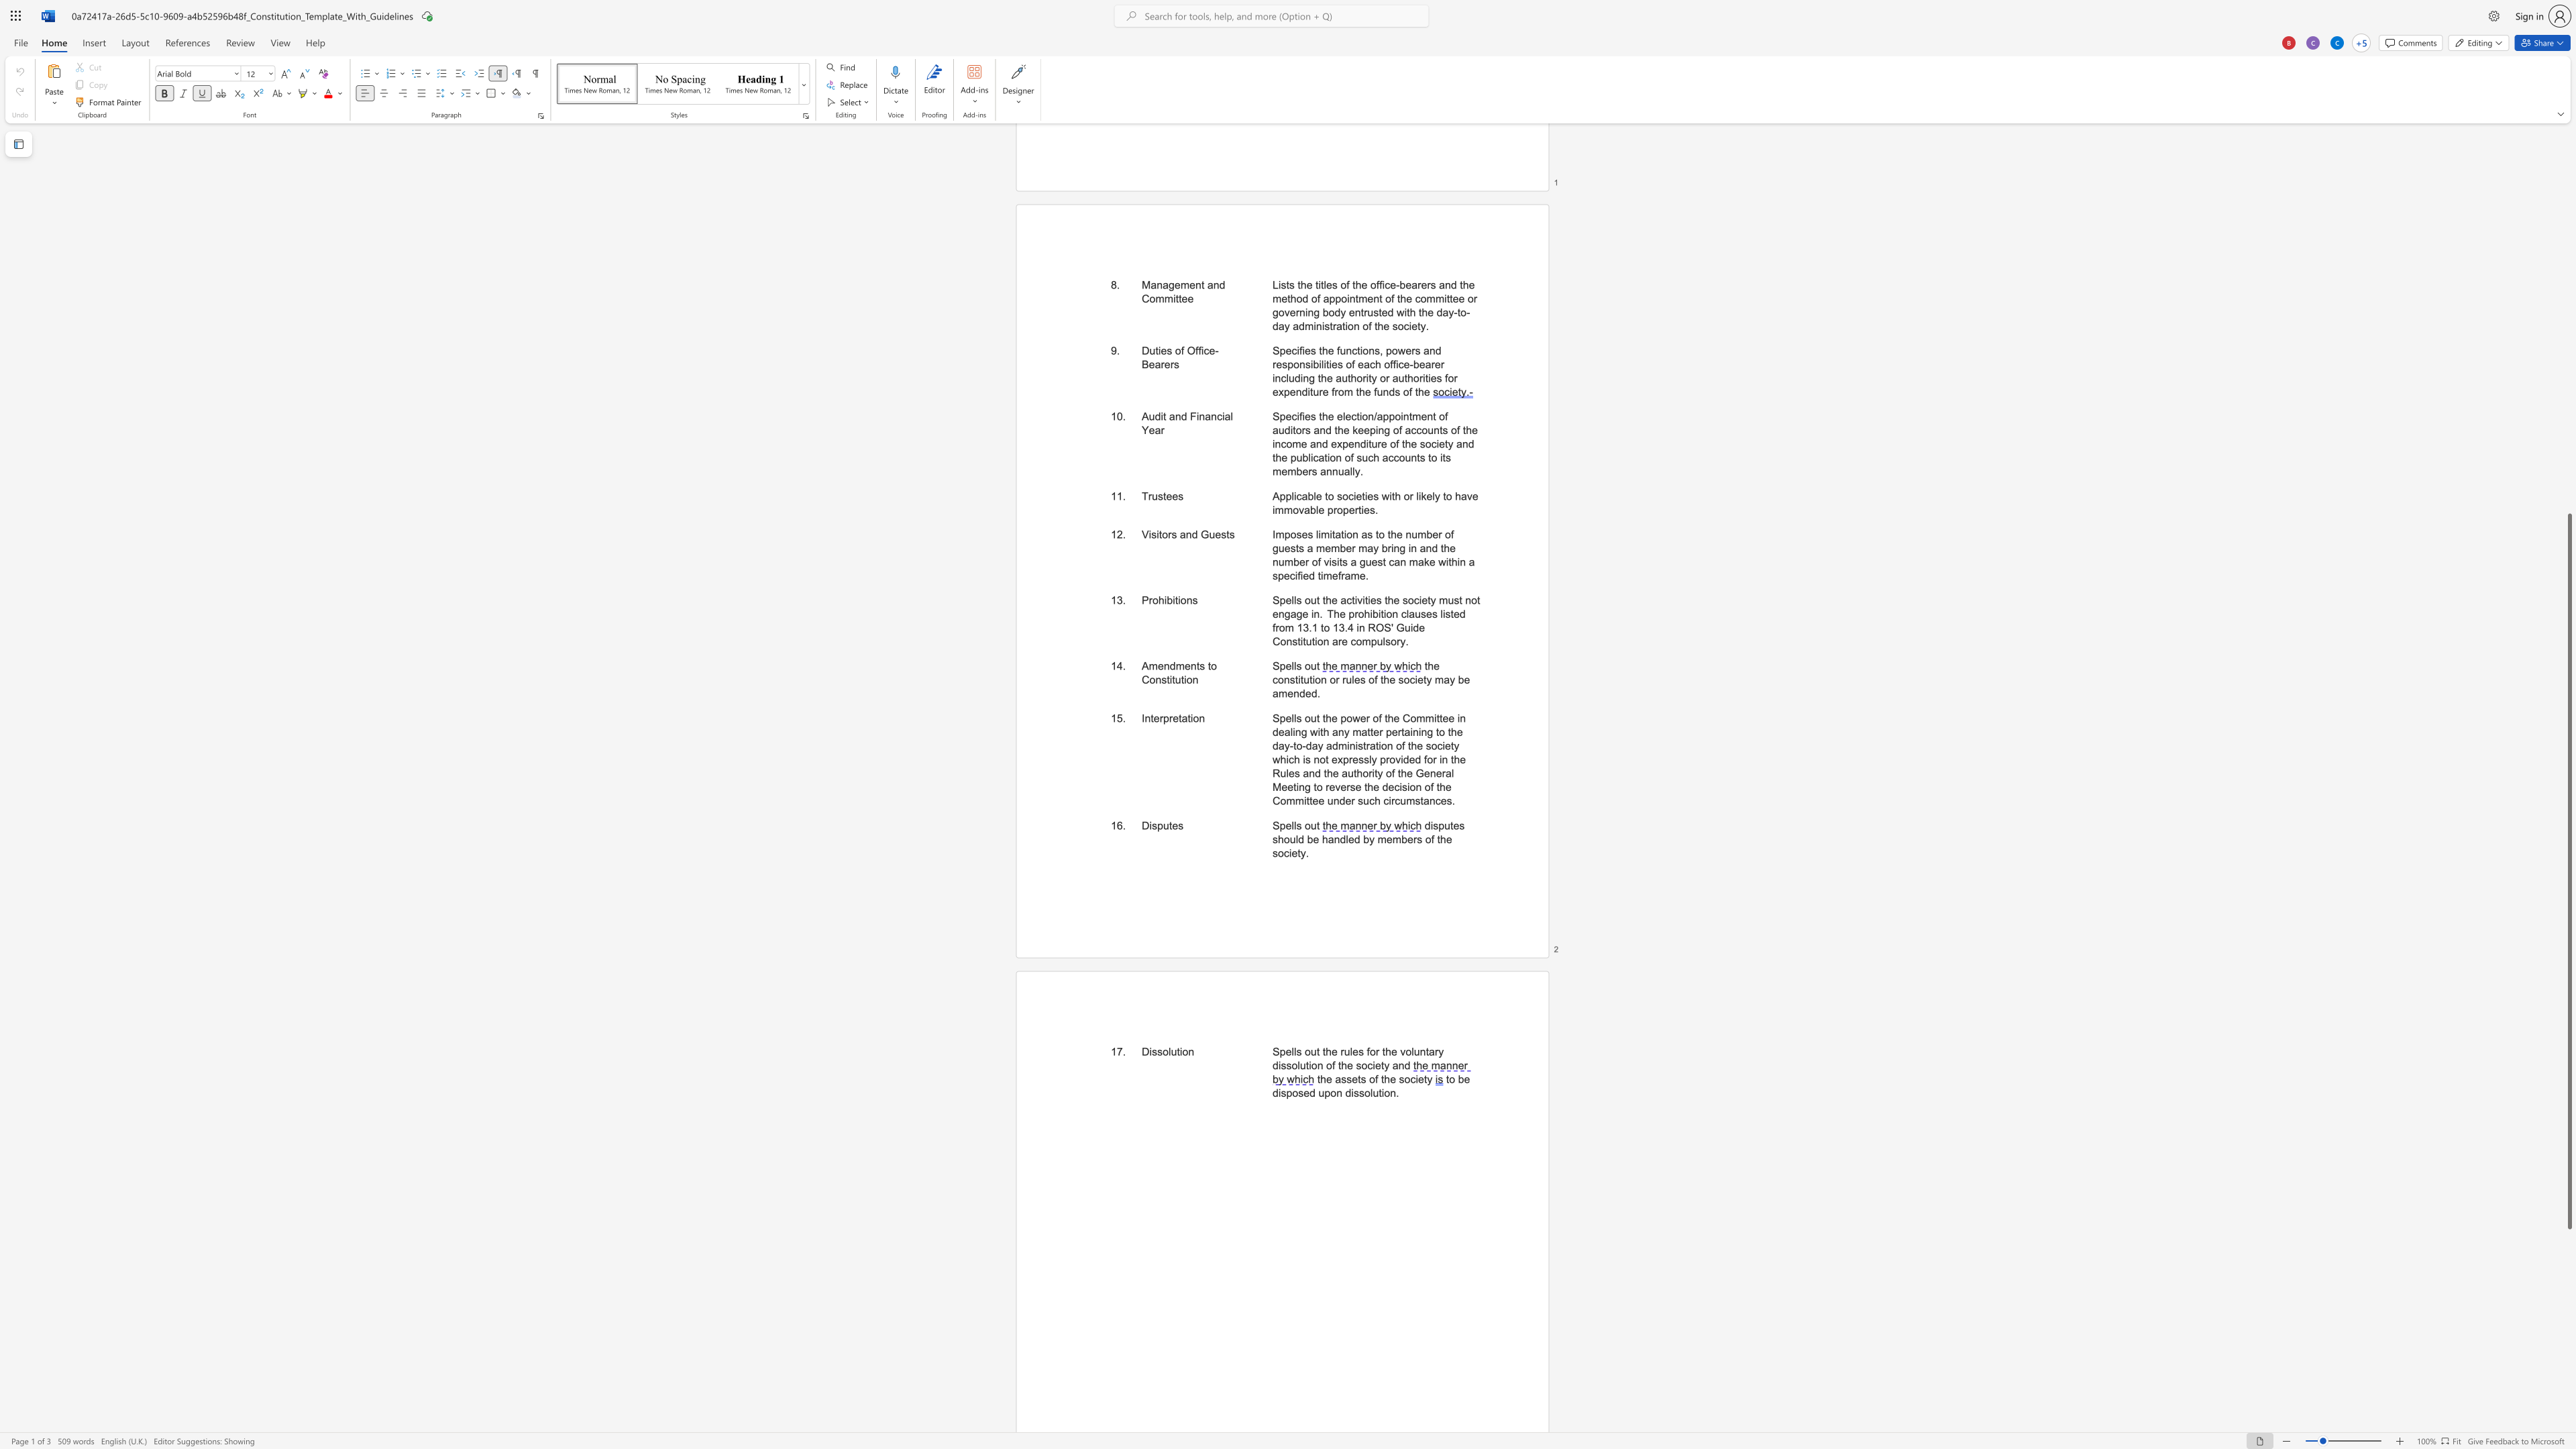 Image resolution: width=2576 pixels, height=1449 pixels. Describe the element at coordinates (2568, 368) in the screenshot. I see `the scrollbar to slide the page up` at that location.